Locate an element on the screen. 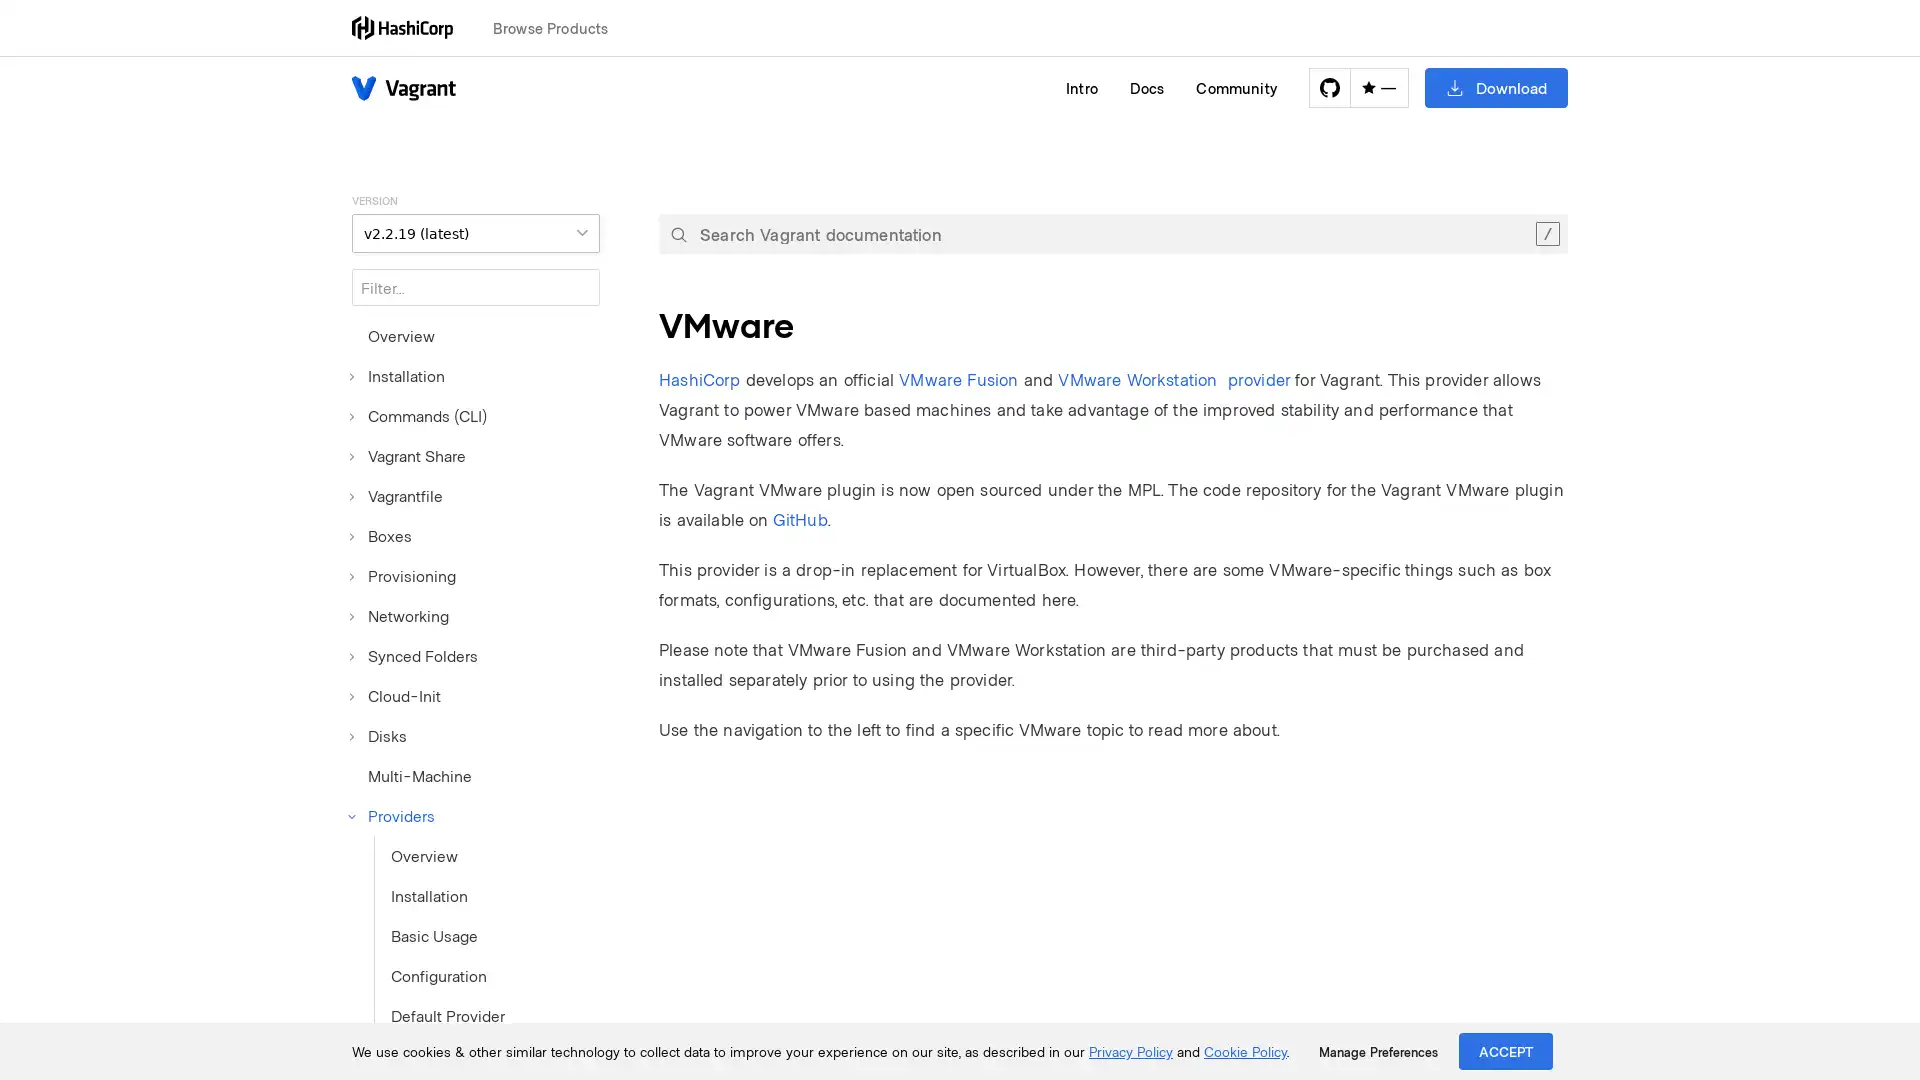 Image resolution: width=1920 pixels, height=1080 pixels. Boxes is located at coordinates (382, 535).